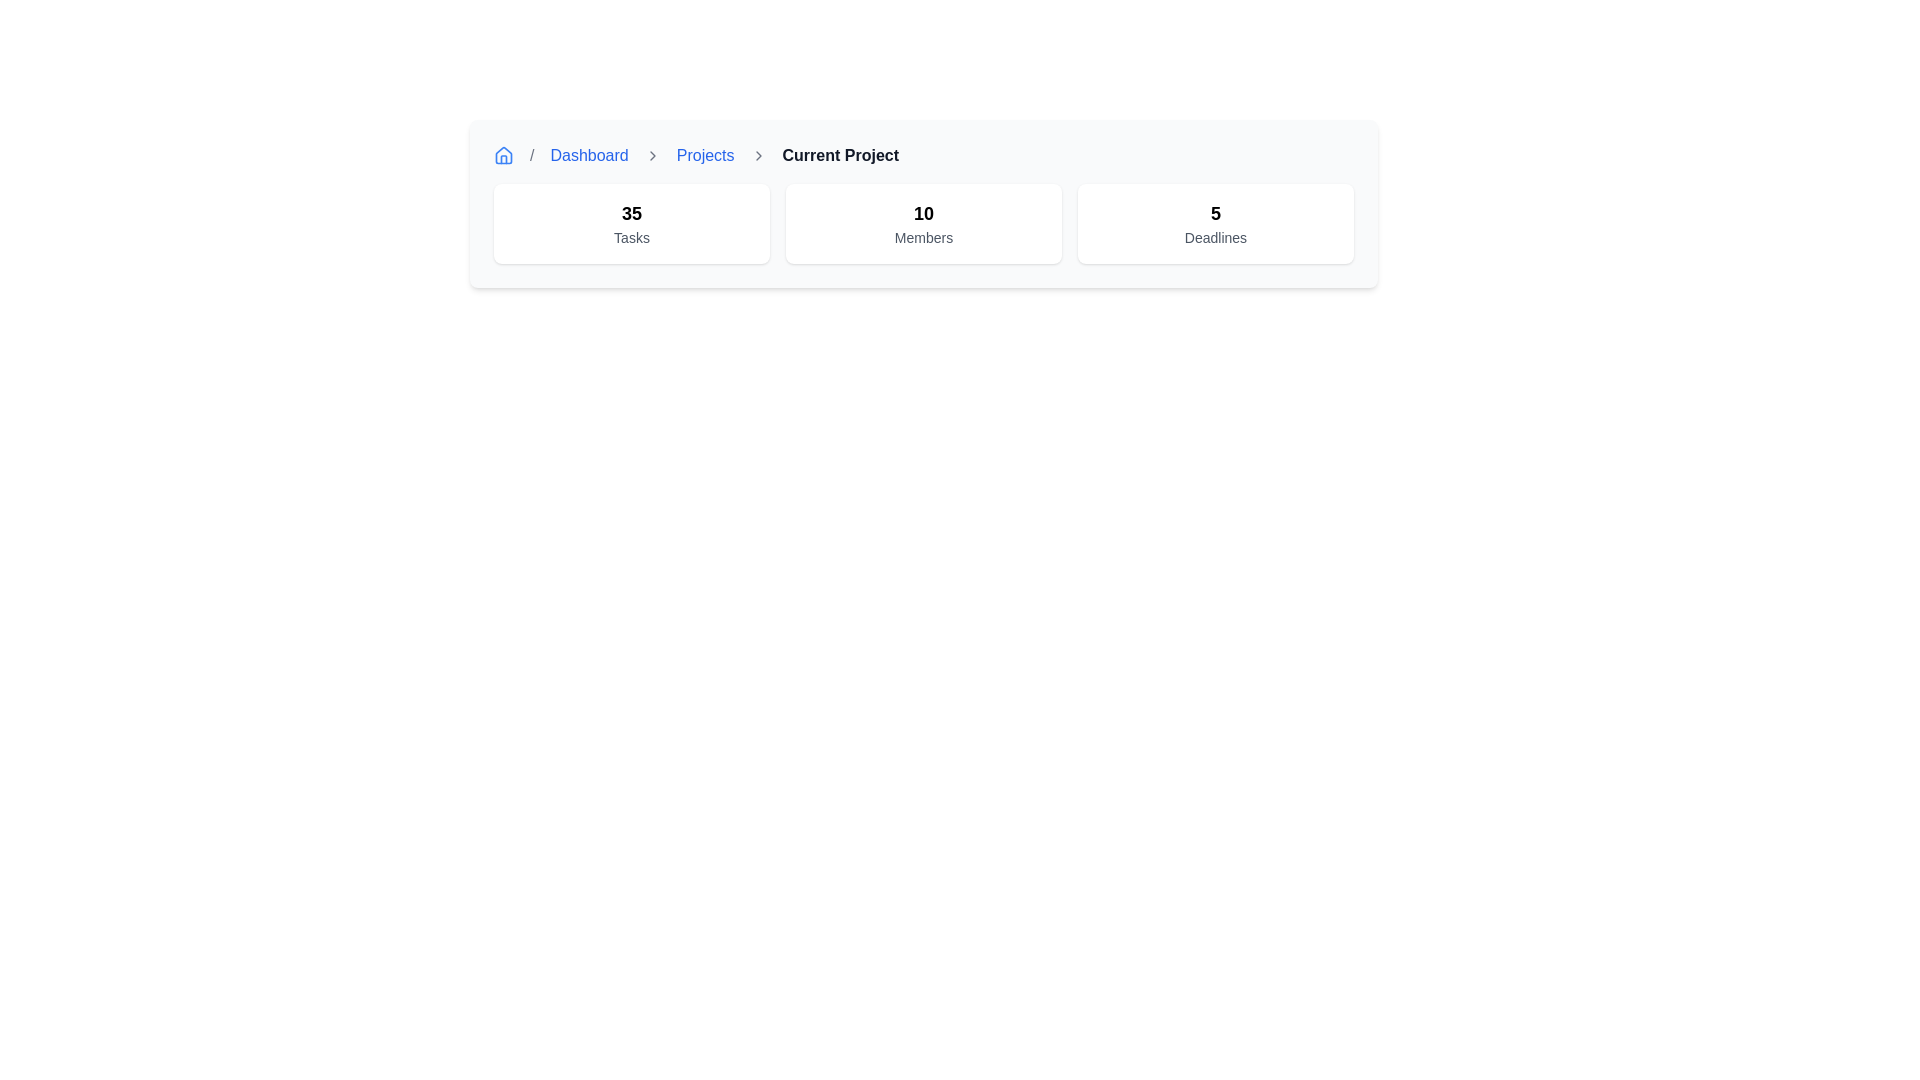 This screenshot has height=1080, width=1920. What do you see at coordinates (757, 154) in the screenshot?
I see `the small right-facing gray chevron icon located immediately after the 'Projects' link in the breadcrumb navigation` at bounding box center [757, 154].